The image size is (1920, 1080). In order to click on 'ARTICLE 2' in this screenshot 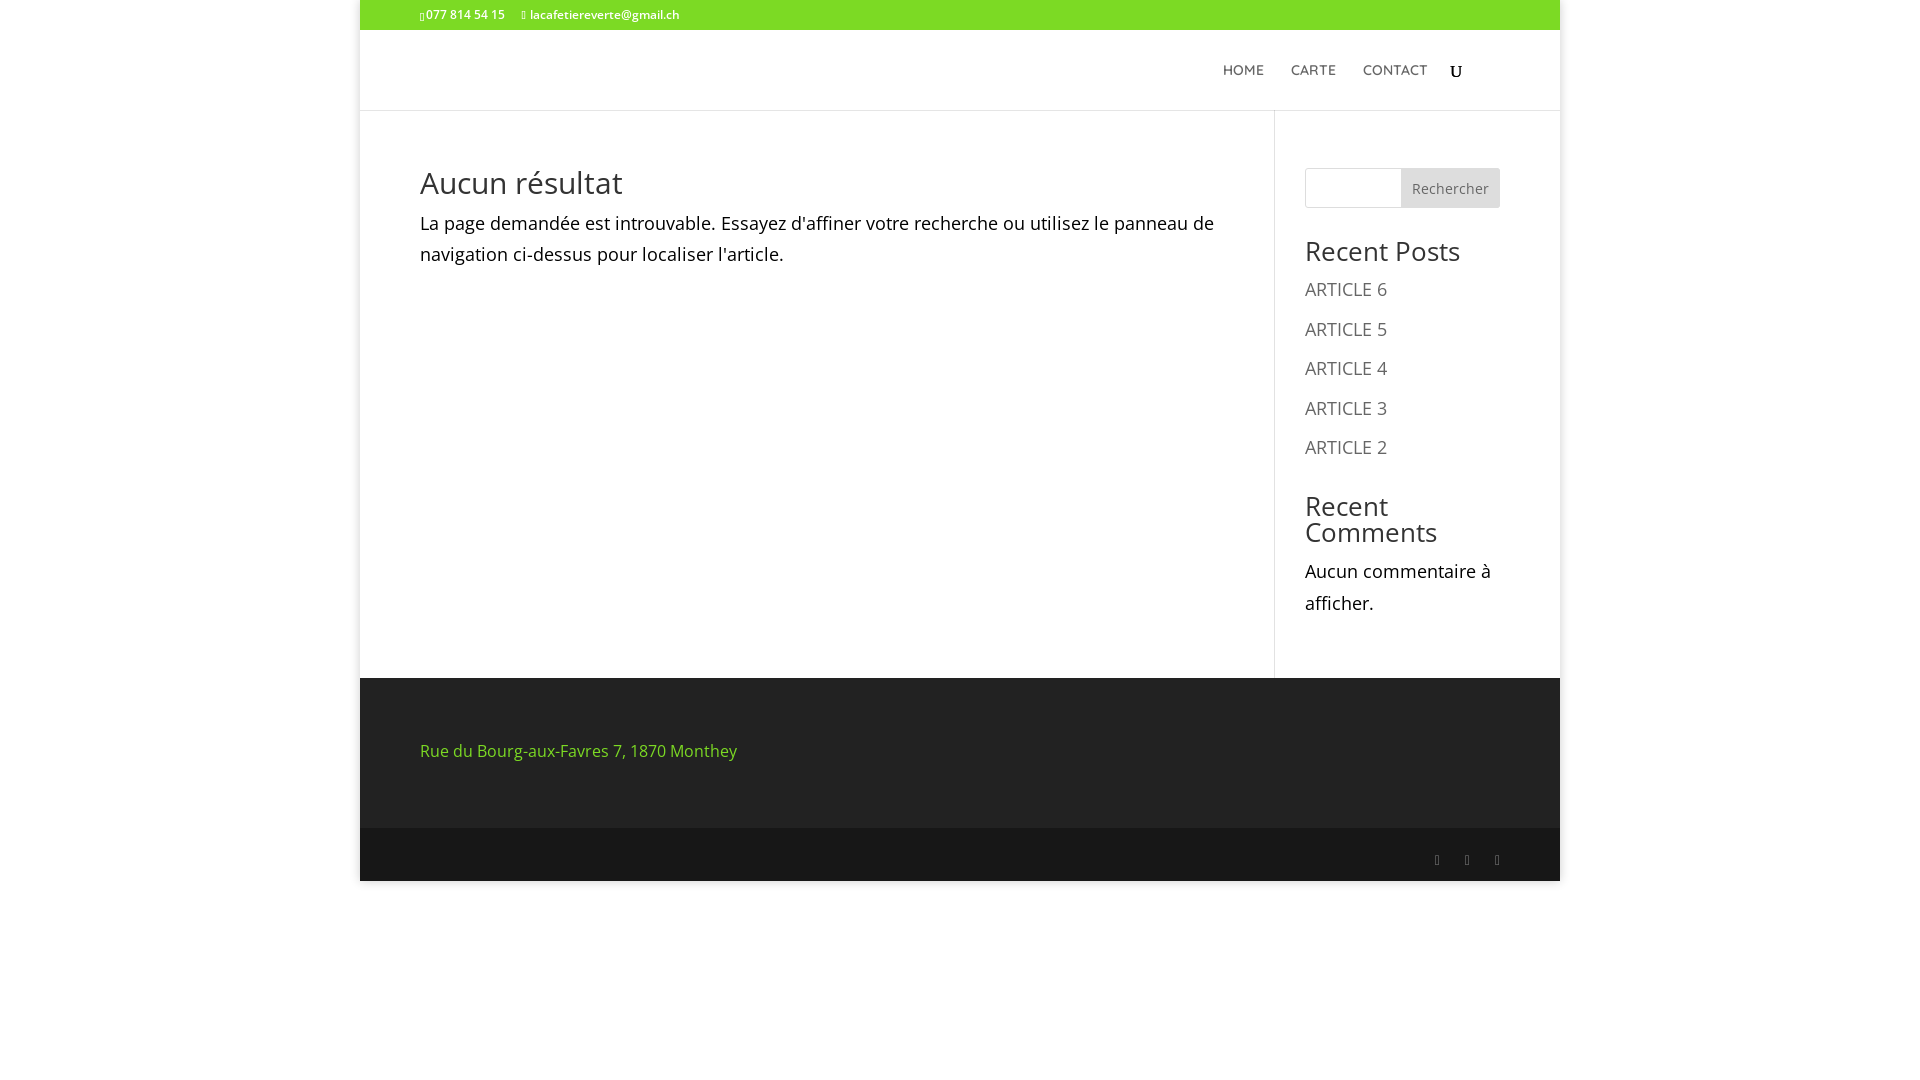, I will do `click(1345, 446)`.